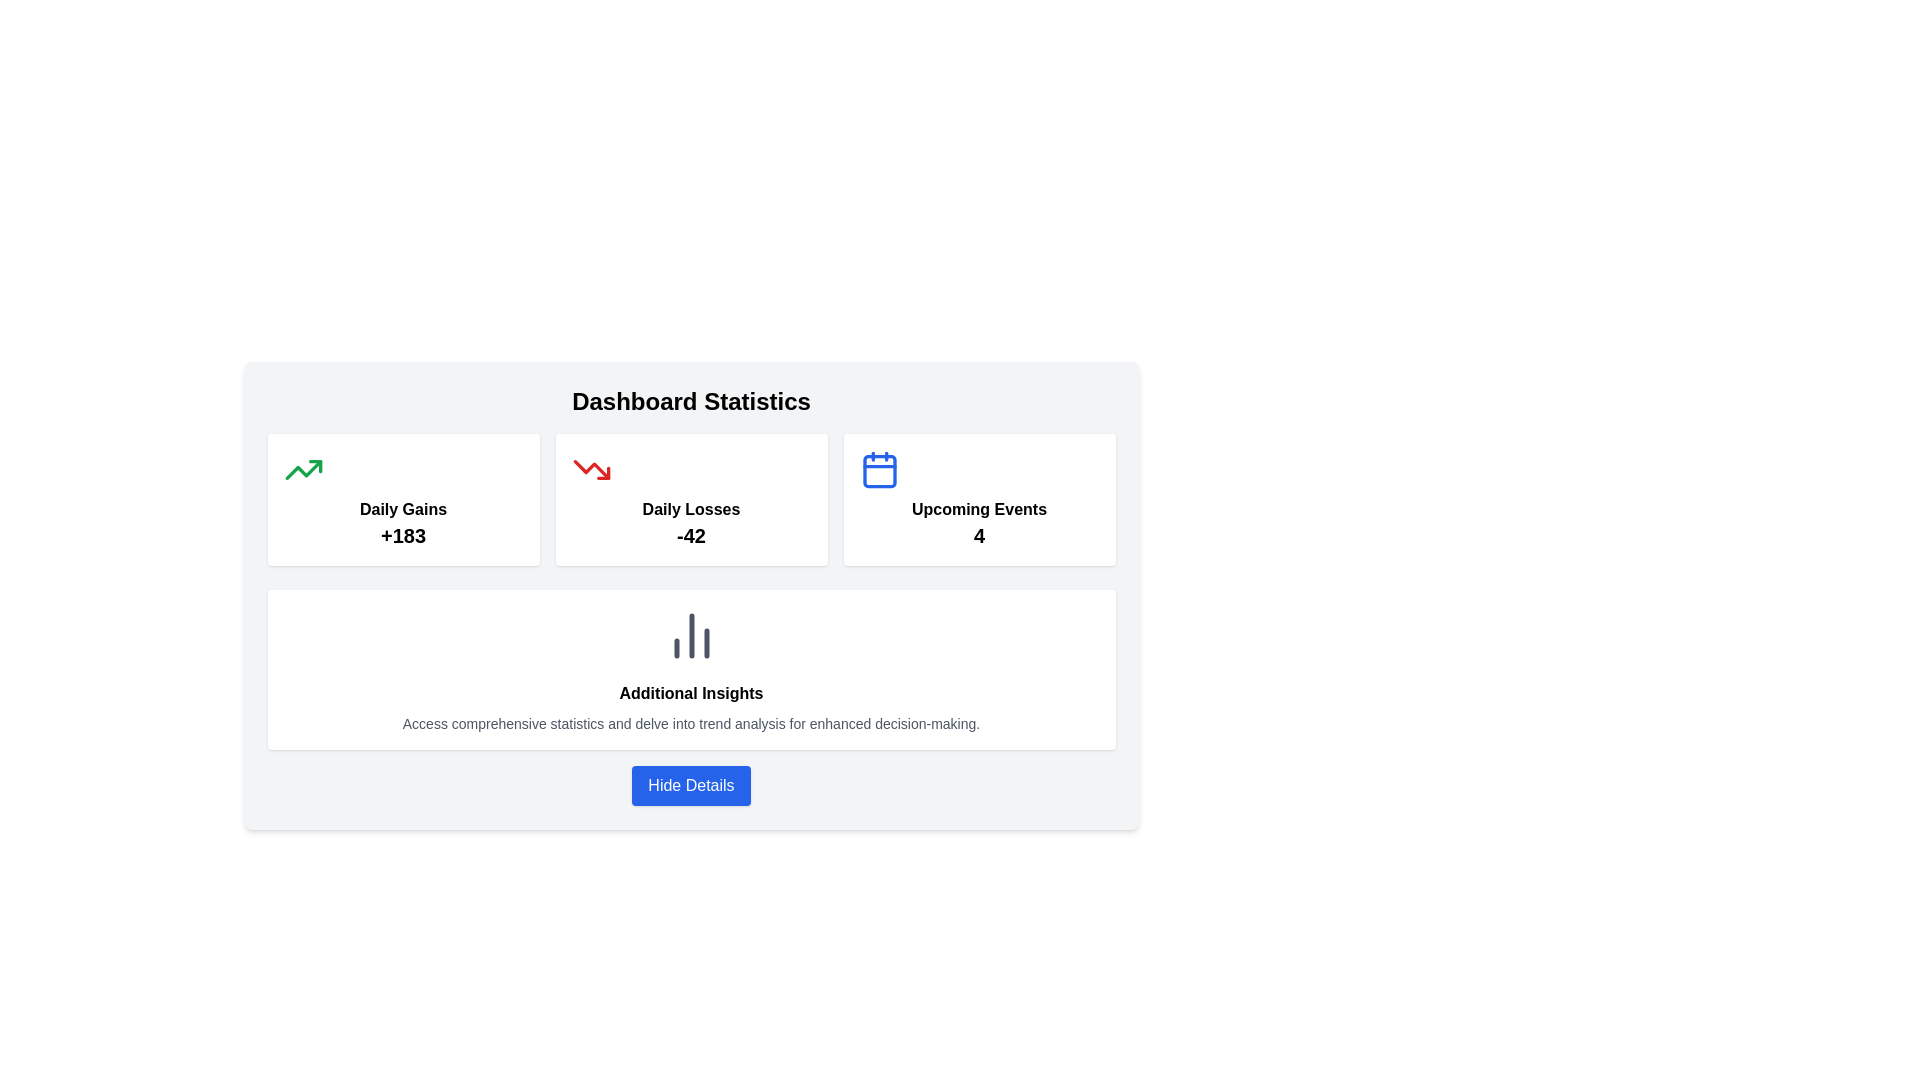 The width and height of the screenshot is (1920, 1080). What do you see at coordinates (691, 535) in the screenshot?
I see `the label displaying the daily losses in the dashboard statistics, located in the center of the 'Daily Losses' card, directly below the 'Daily Losses' label` at bounding box center [691, 535].